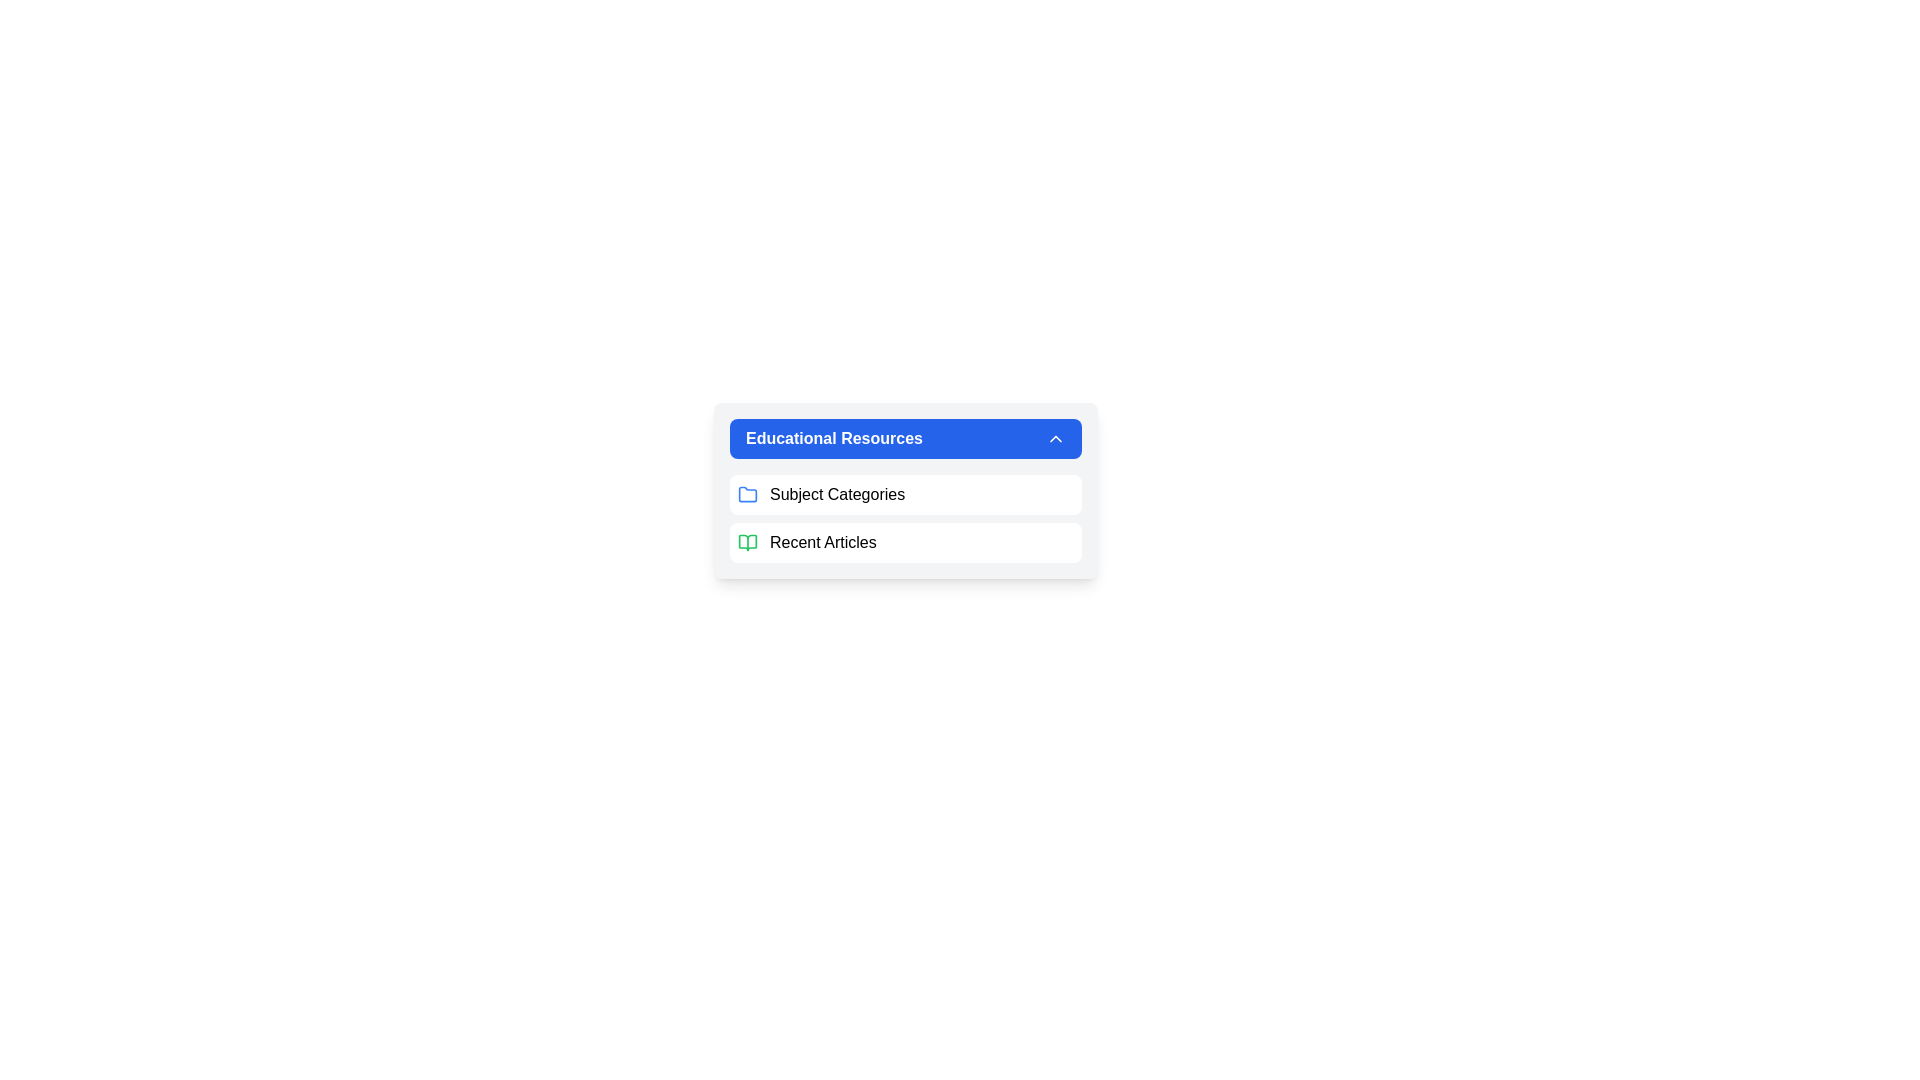 The width and height of the screenshot is (1920, 1080). Describe the element at coordinates (834, 438) in the screenshot. I see `text label that serves as the title of the dropdown menu, located at the top of the menu and to the left of the upward-pointing chevron icon` at that location.